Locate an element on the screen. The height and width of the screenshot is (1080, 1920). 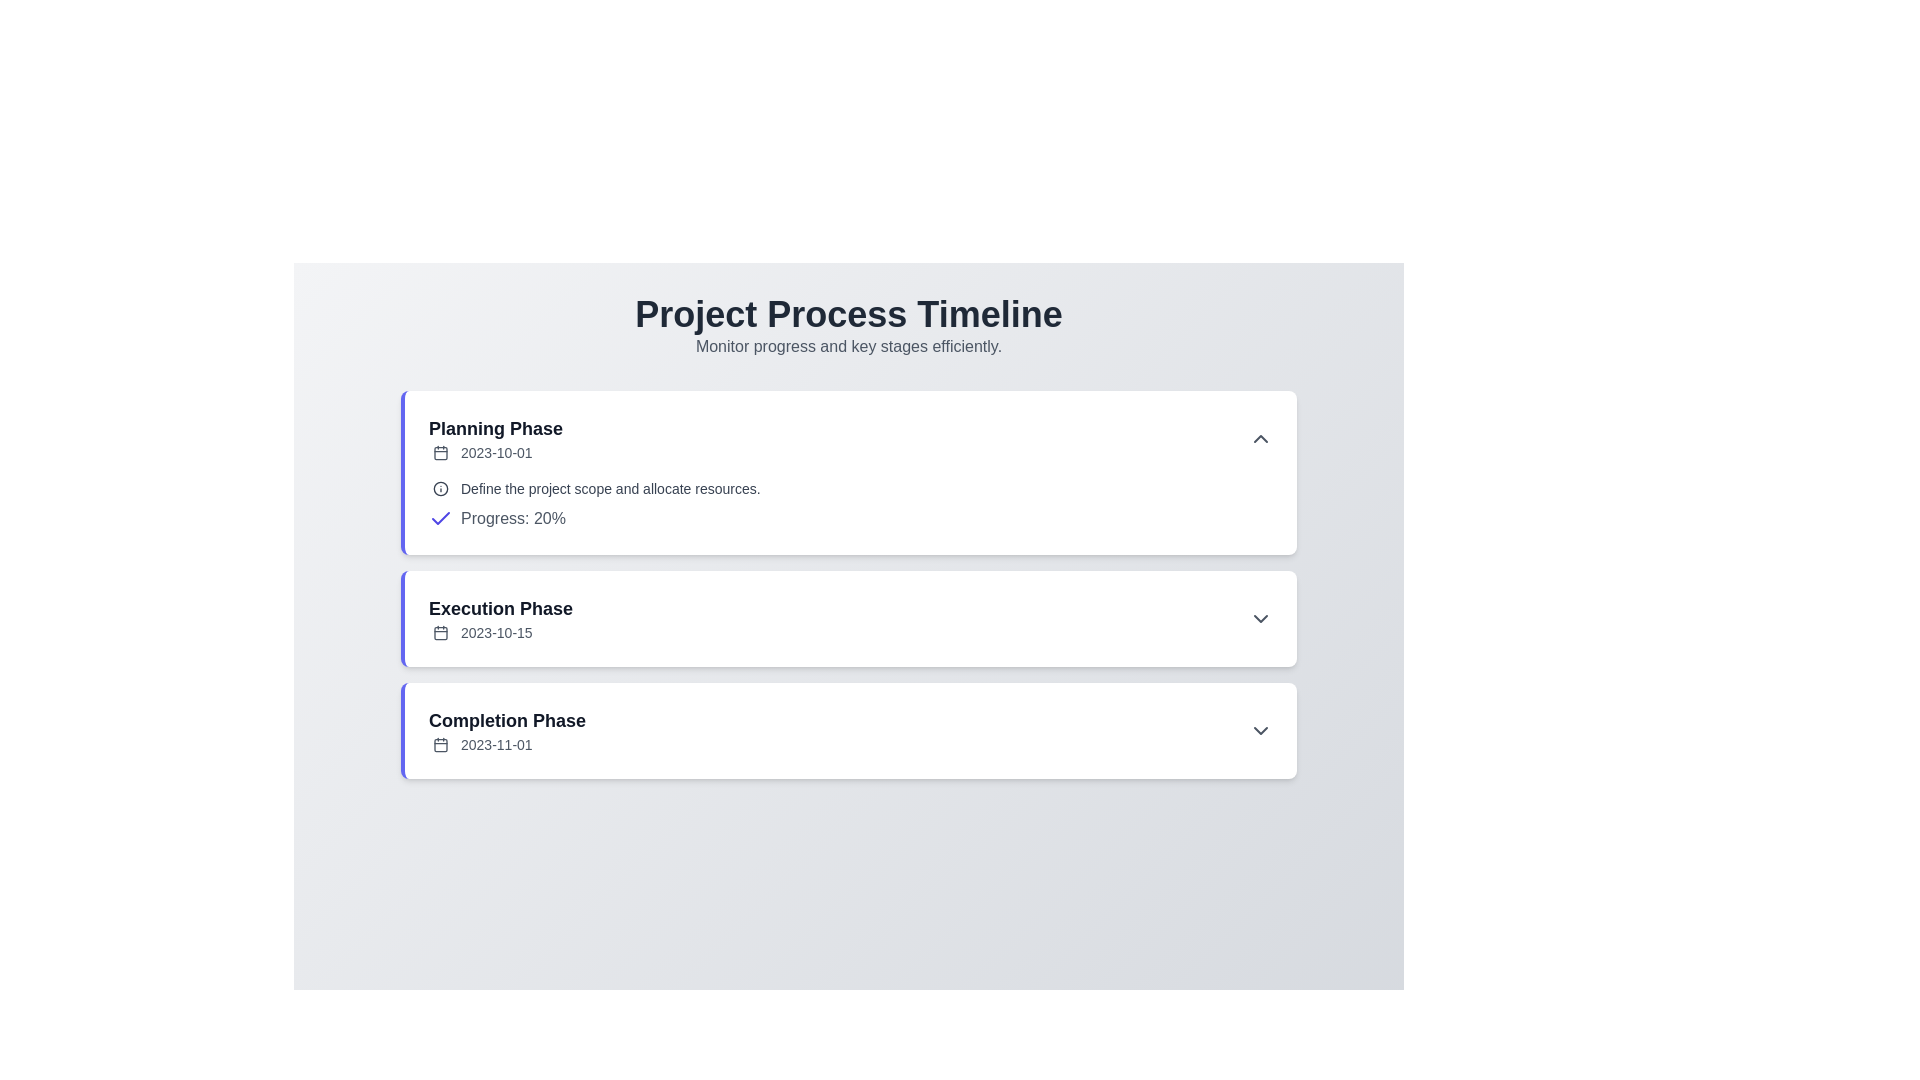
the 'Execution Phase' text label, which displays 'Execution Phase' in bold dark font and '2023-10-15' in smaller gray font, located between 'Planning Phase' and 'Completion Phase' is located at coordinates (501, 617).